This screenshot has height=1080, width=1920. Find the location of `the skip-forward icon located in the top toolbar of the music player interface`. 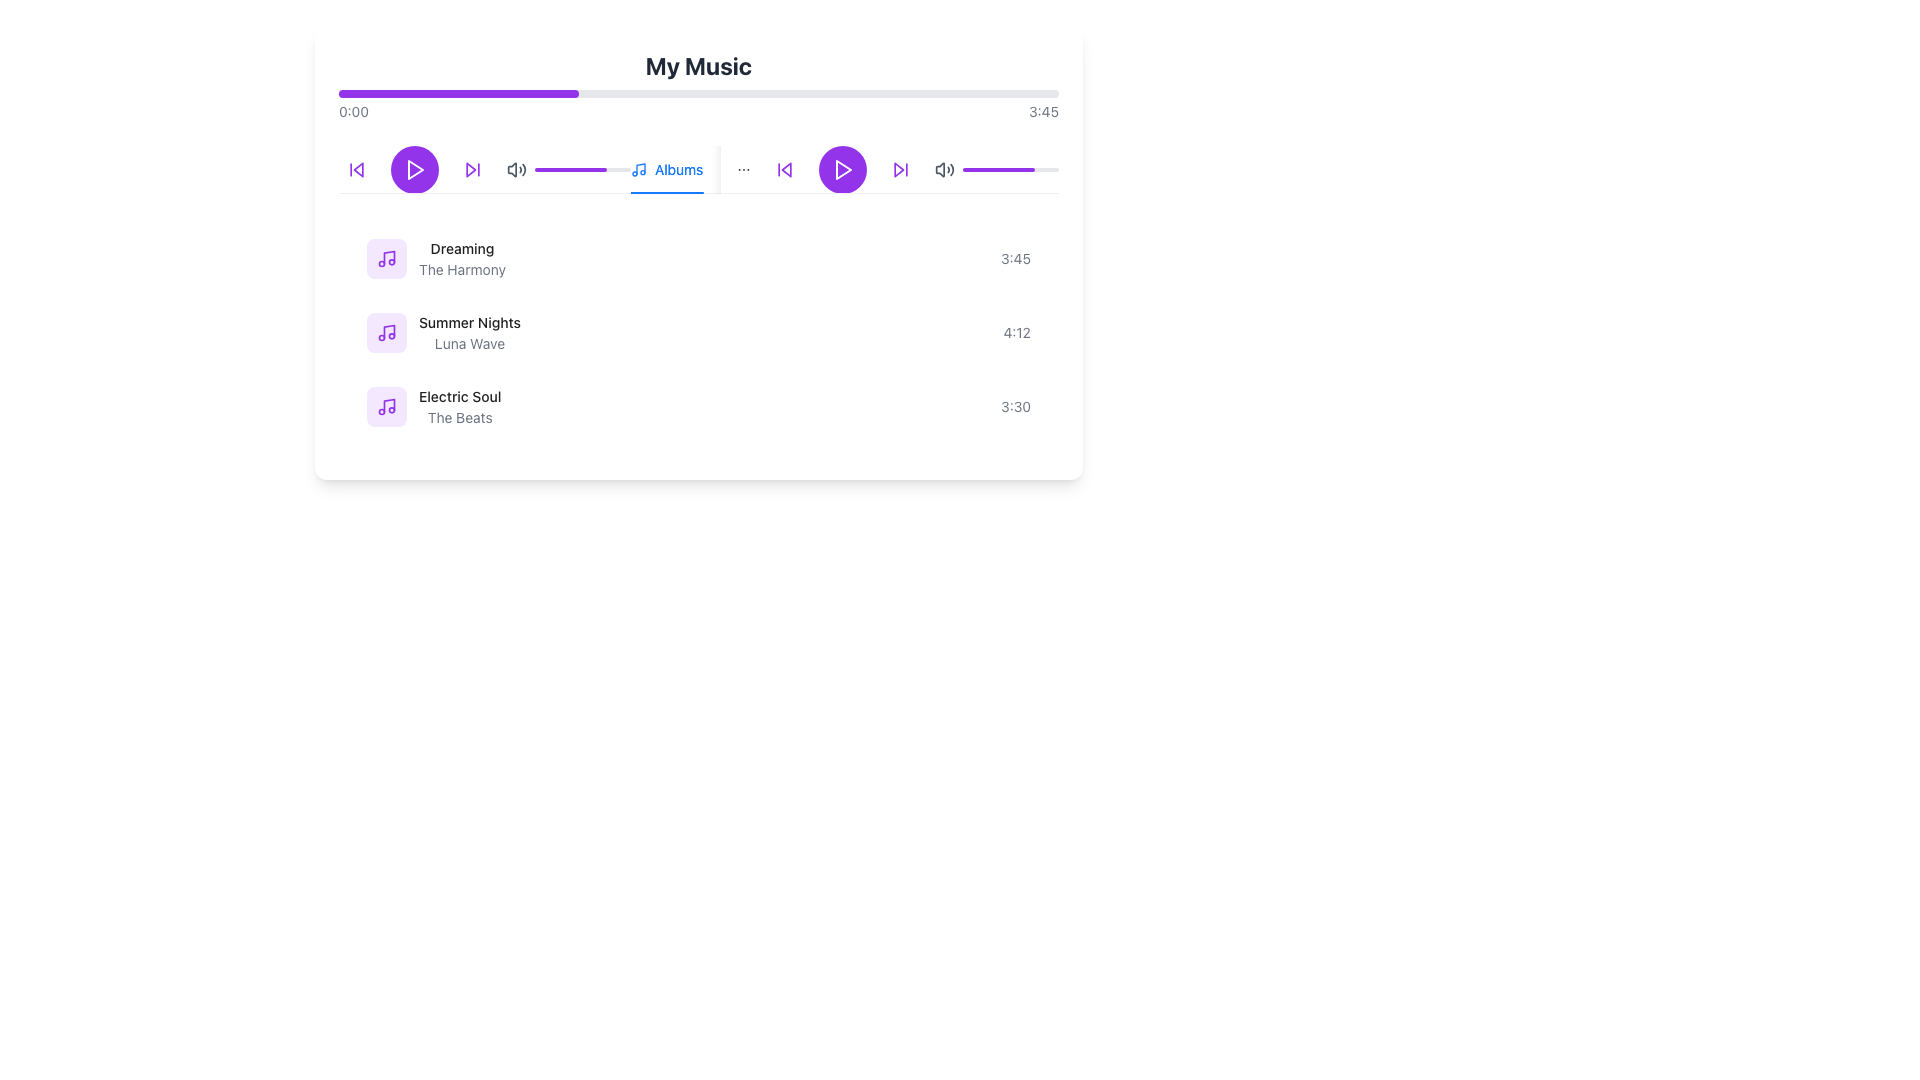

the skip-forward icon located in the top toolbar of the music player interface is located at coordinates (898, 168).